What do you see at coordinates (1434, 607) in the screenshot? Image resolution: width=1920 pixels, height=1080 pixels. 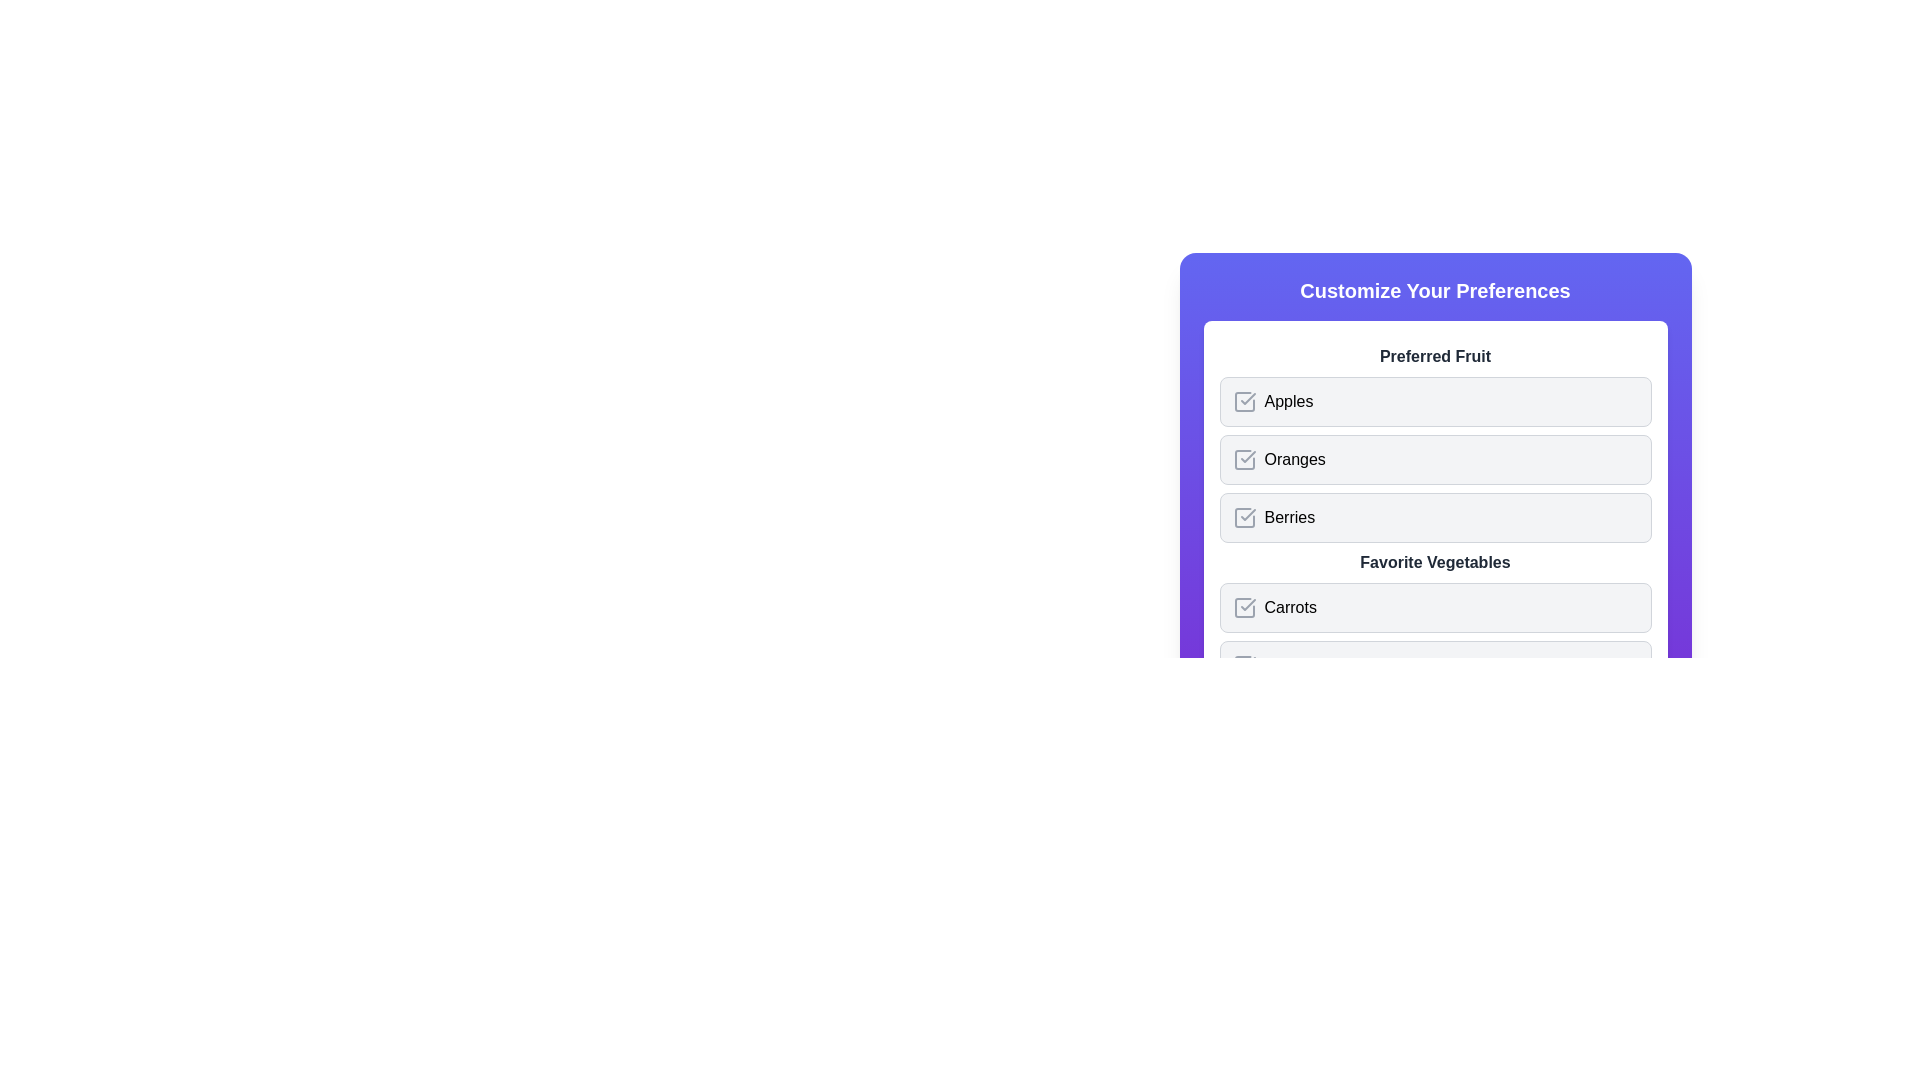 I see `the checkbox labeled 'Carrots' which is the first item under the 'Favorite Vegetables' category` at bounding box center [1434, 607].